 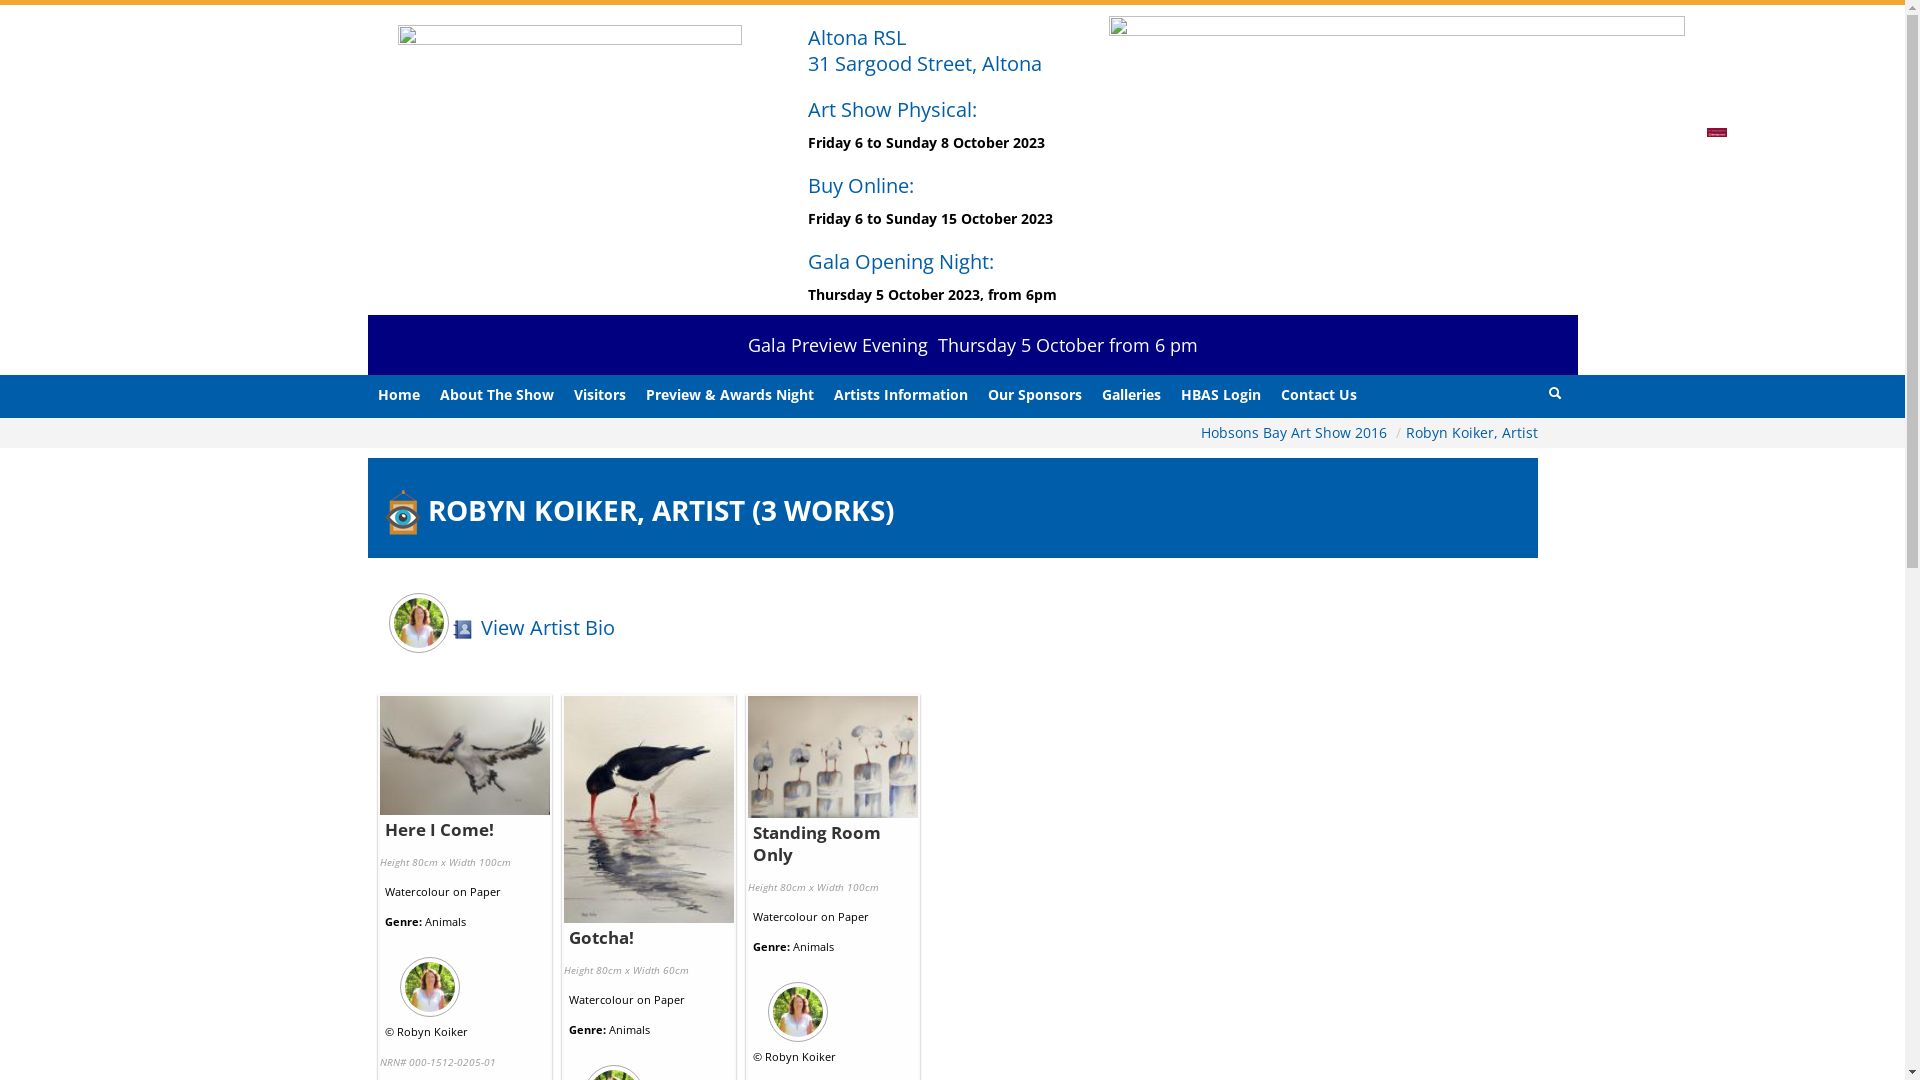 I want to click on 'Preview & Awards Night', so click(x=728, y=394).